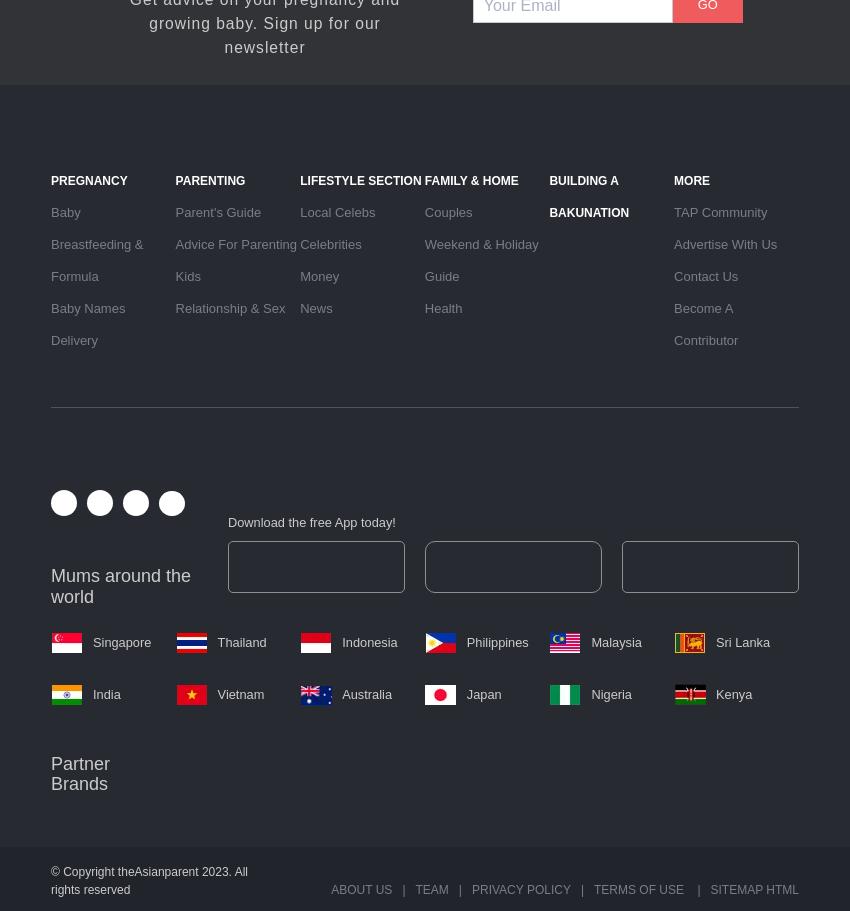 The height and width of the screenshot is (911, 850). Describe the element at coordinates (470, 179) in the screenshot. I see `'FAMILY & HOME'` at that location.